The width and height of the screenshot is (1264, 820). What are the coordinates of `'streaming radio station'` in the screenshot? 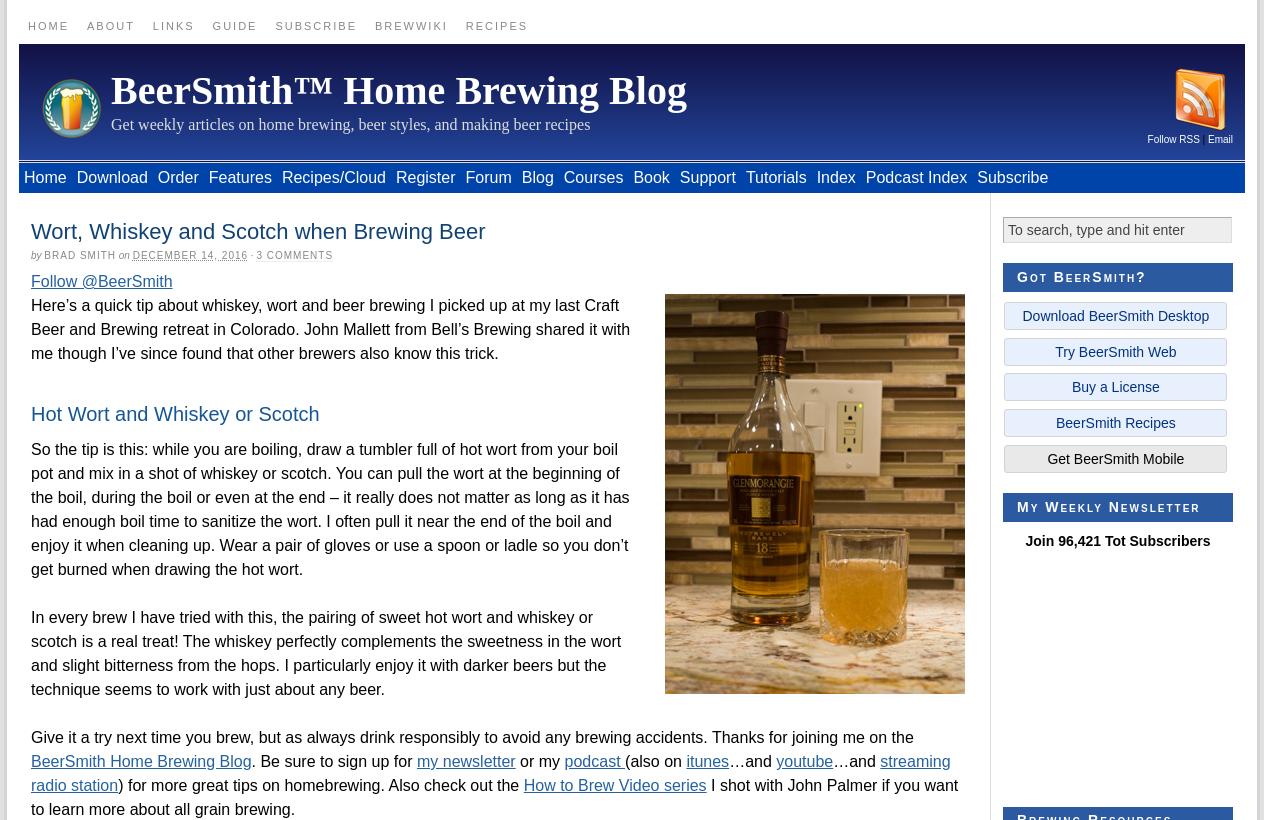 It's located at (490, 773).